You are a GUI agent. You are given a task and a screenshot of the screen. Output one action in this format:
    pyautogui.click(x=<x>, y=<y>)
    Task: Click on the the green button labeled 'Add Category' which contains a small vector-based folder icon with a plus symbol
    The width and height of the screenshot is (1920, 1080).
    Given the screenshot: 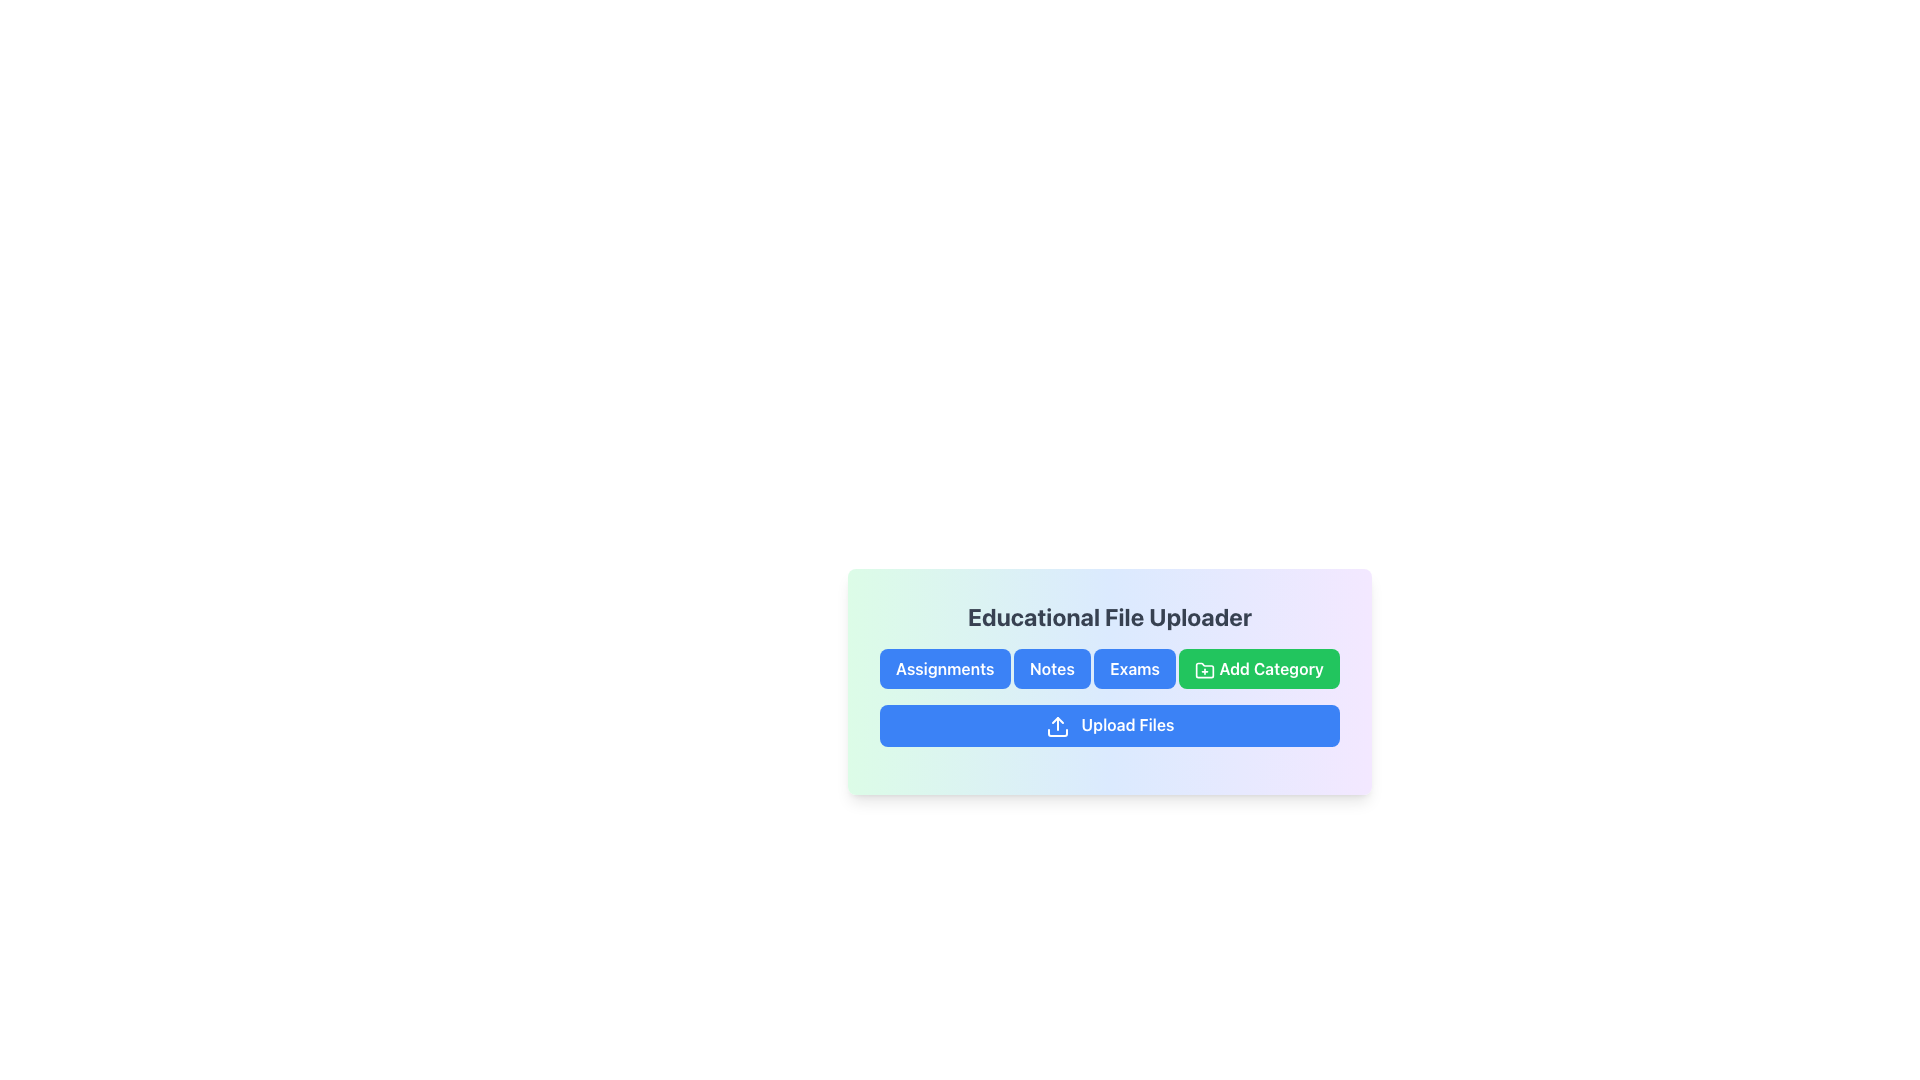 What is the action you would take?
    pyautogui.click(x=1204, y=670)
    